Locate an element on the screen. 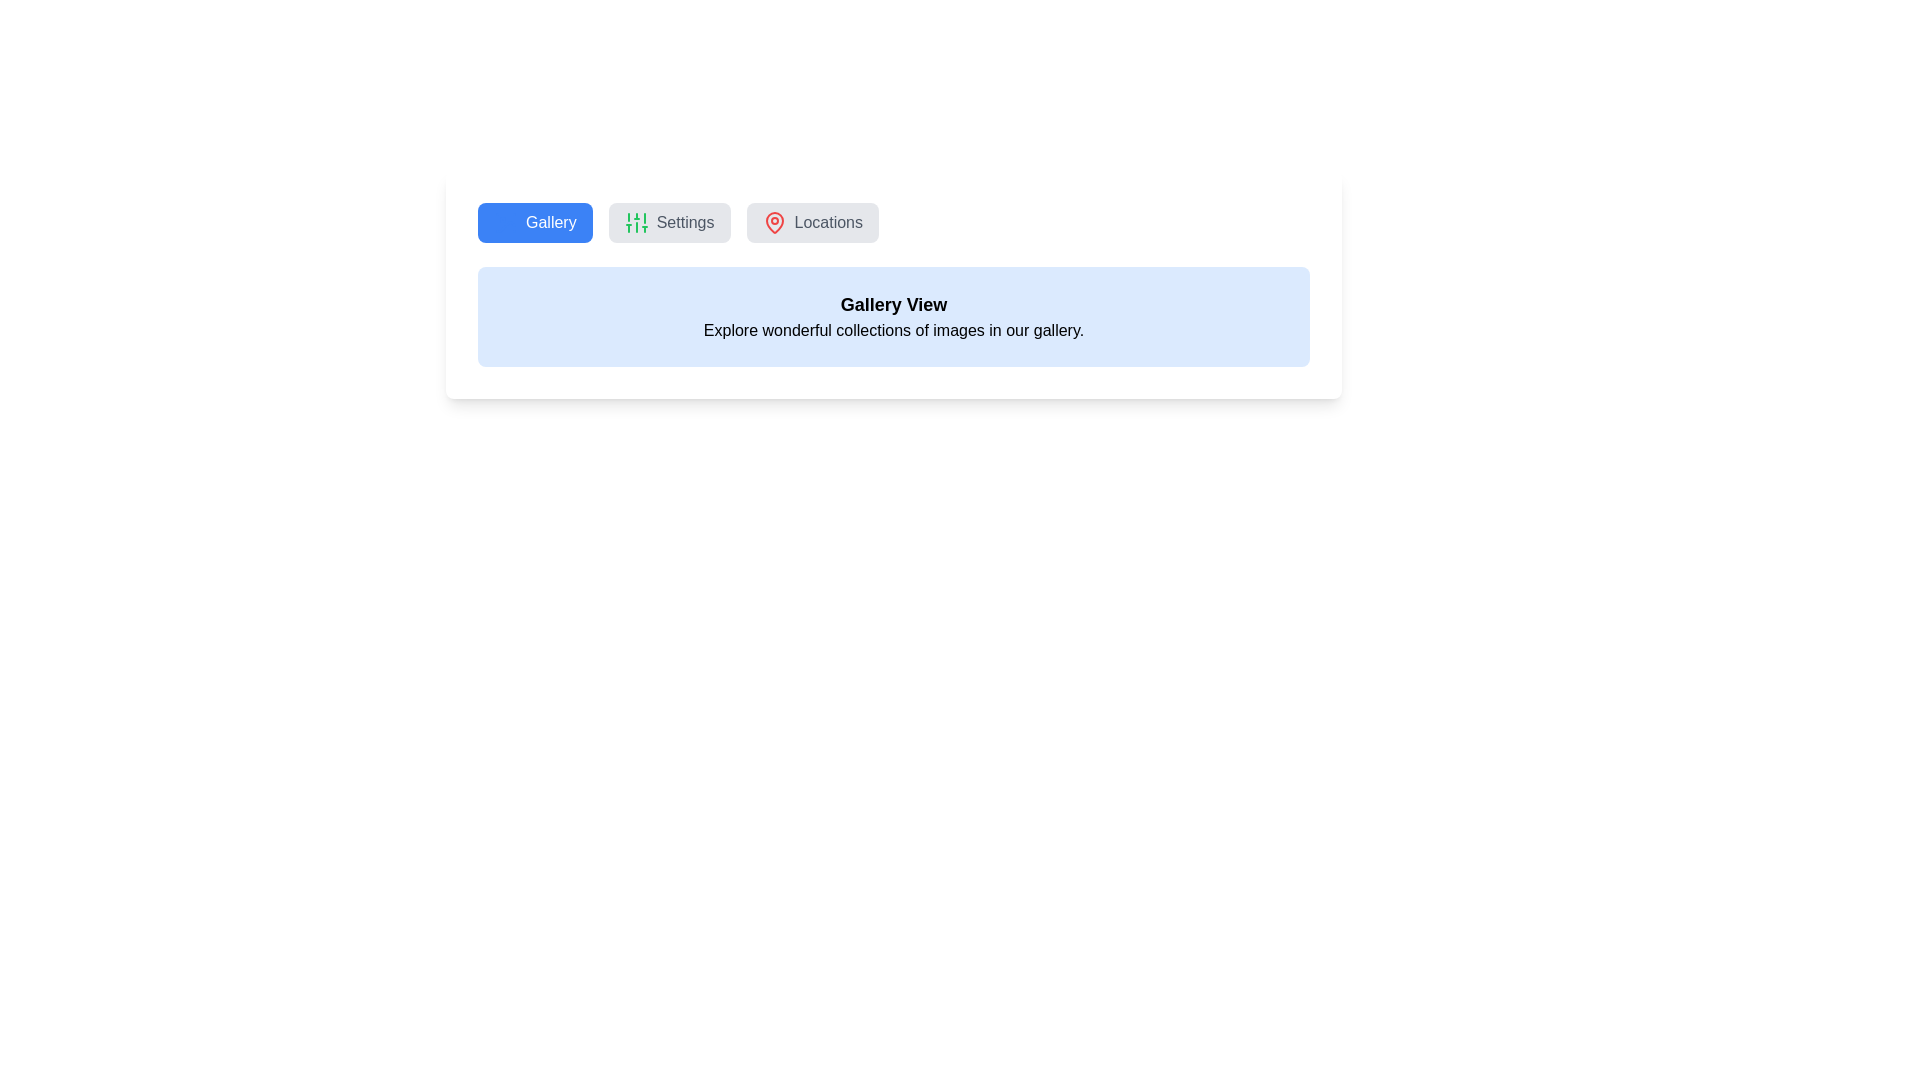  the icon of the Locations tab is located at coordinates (773, 223).